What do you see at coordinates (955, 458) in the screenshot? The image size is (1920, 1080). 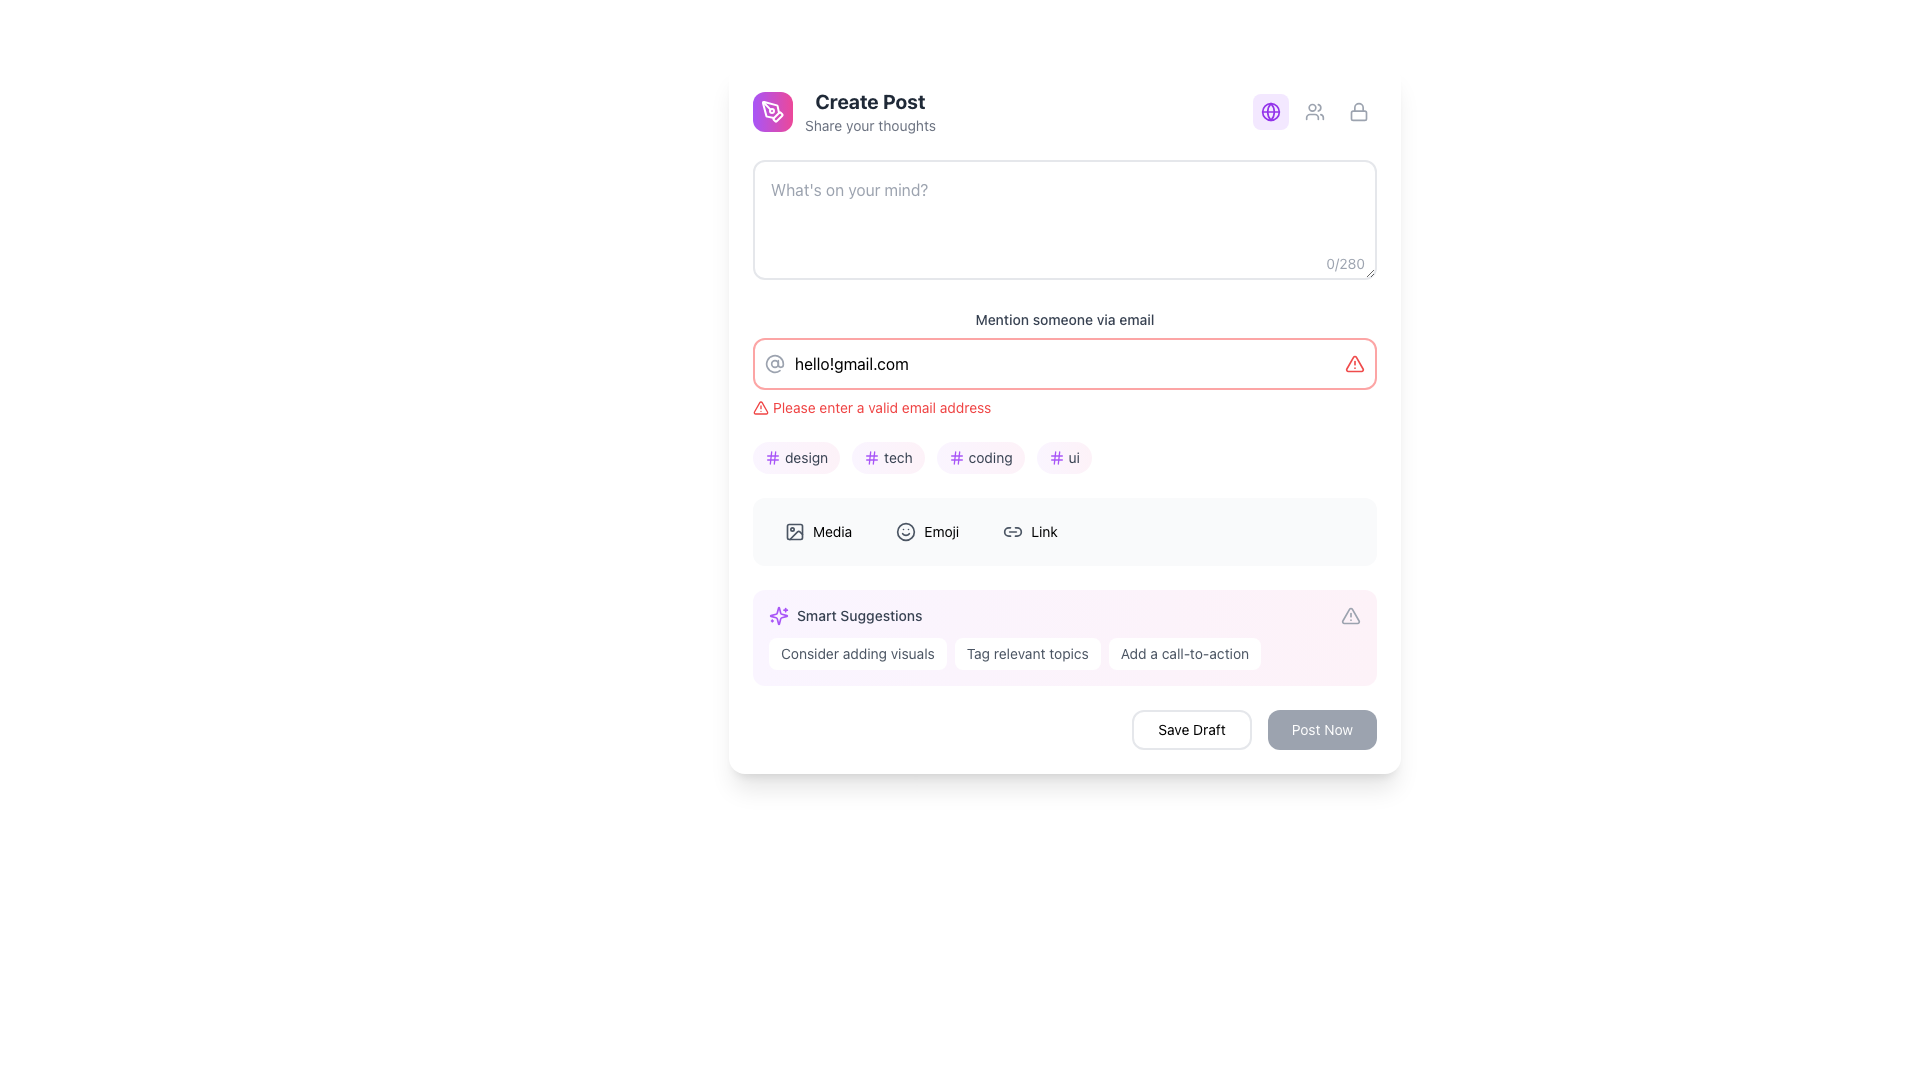 I see `the hash icon located inside the 'coding' button, which is positioned in the second row of tags under the invalid email message` at bounding box center [955, 458].